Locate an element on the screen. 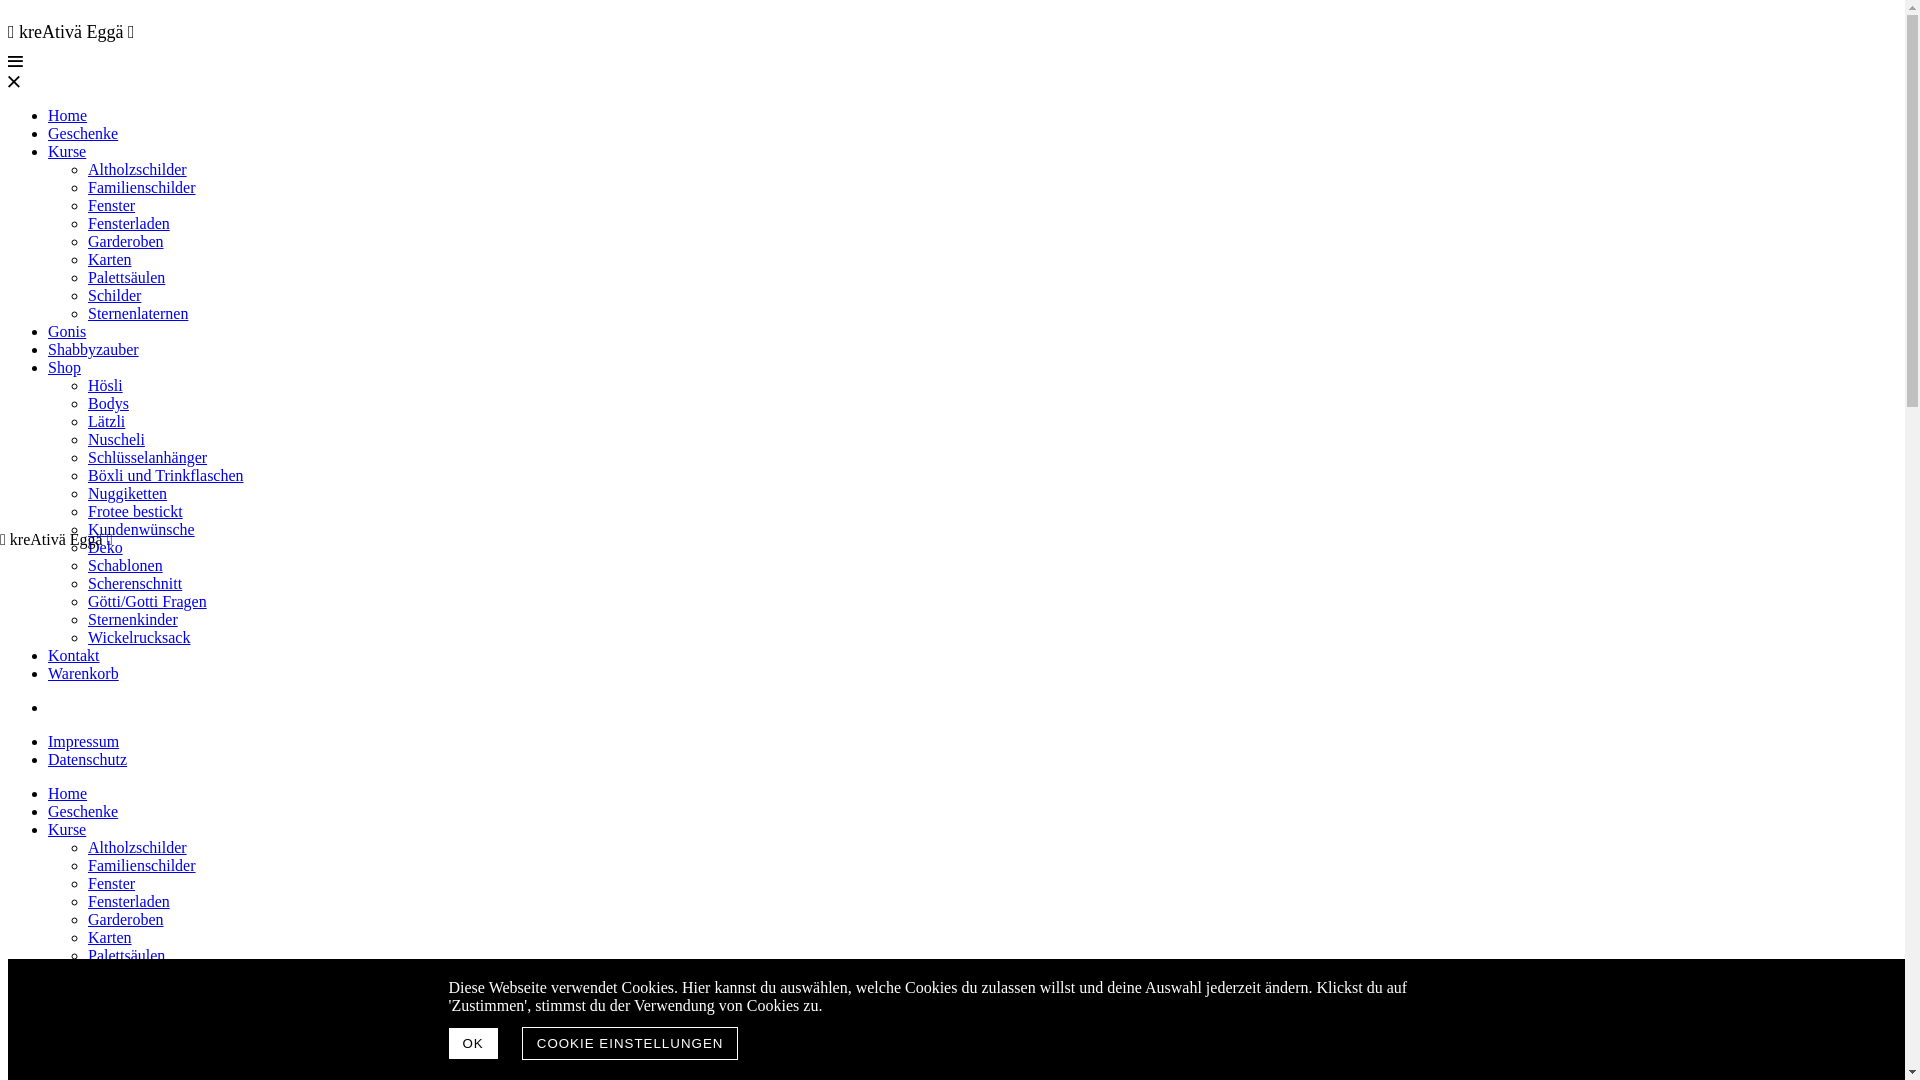  'Karten' is located at coordinates (86, 937).